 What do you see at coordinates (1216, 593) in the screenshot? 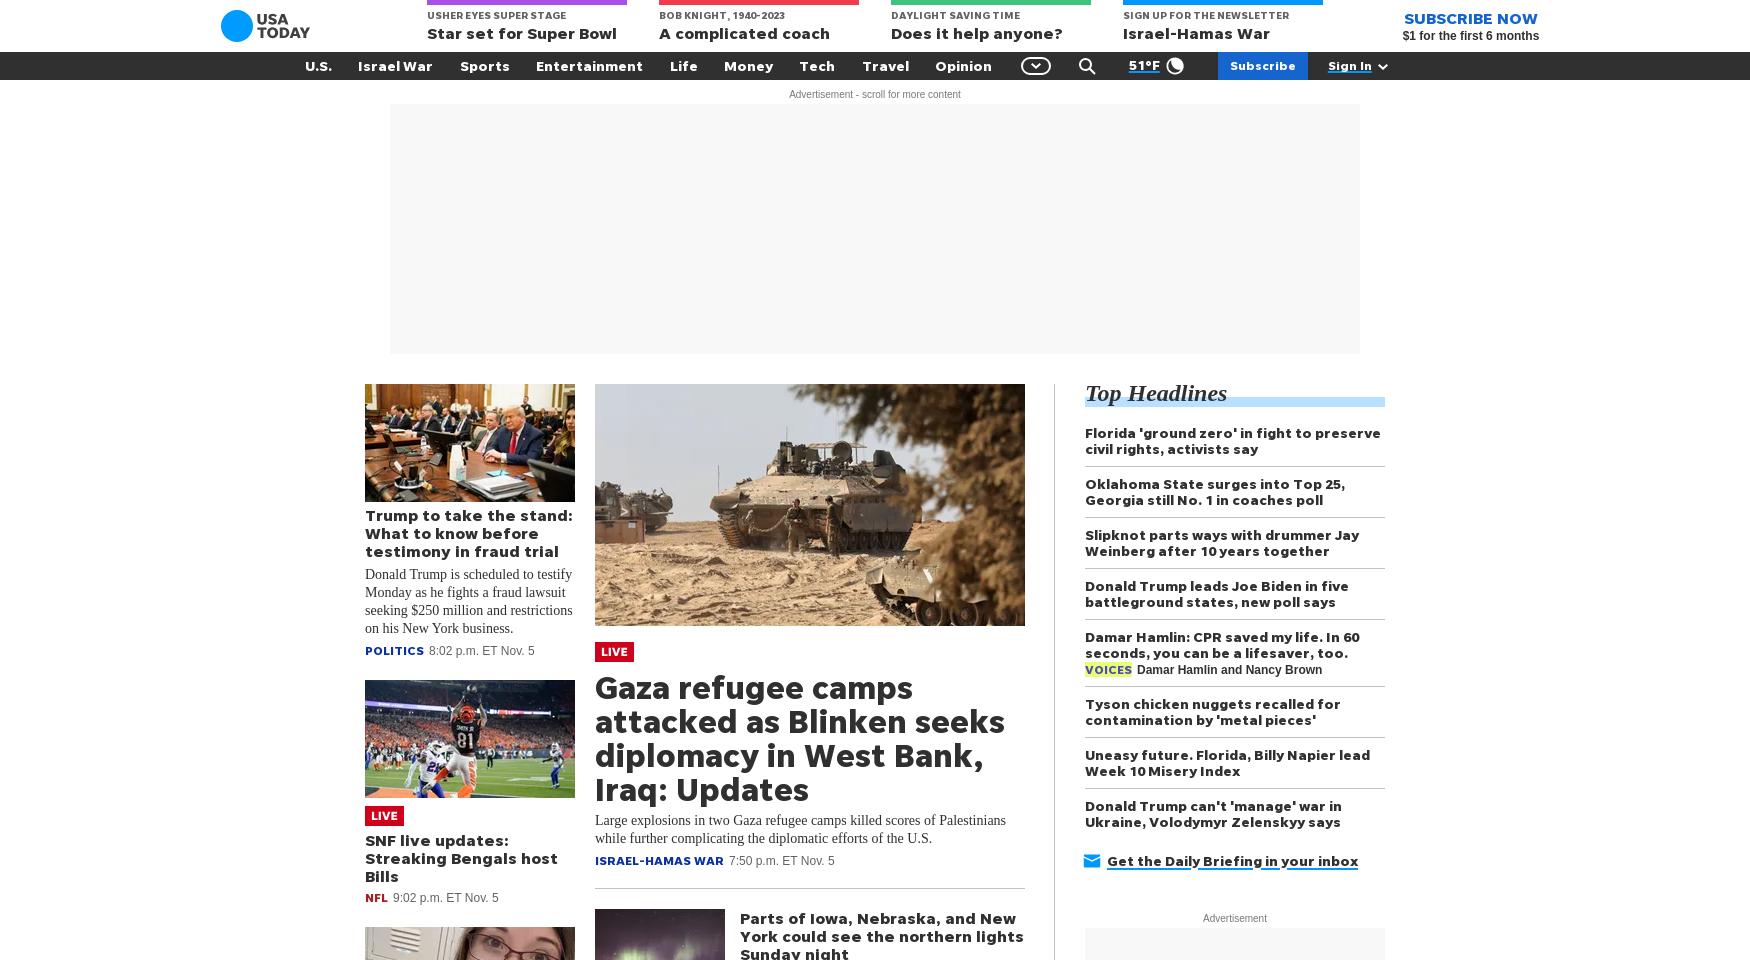
I see `'Donald Trump leads Joe Biden in five battleground states, new poll says'` at bounding box center [1216, 593].